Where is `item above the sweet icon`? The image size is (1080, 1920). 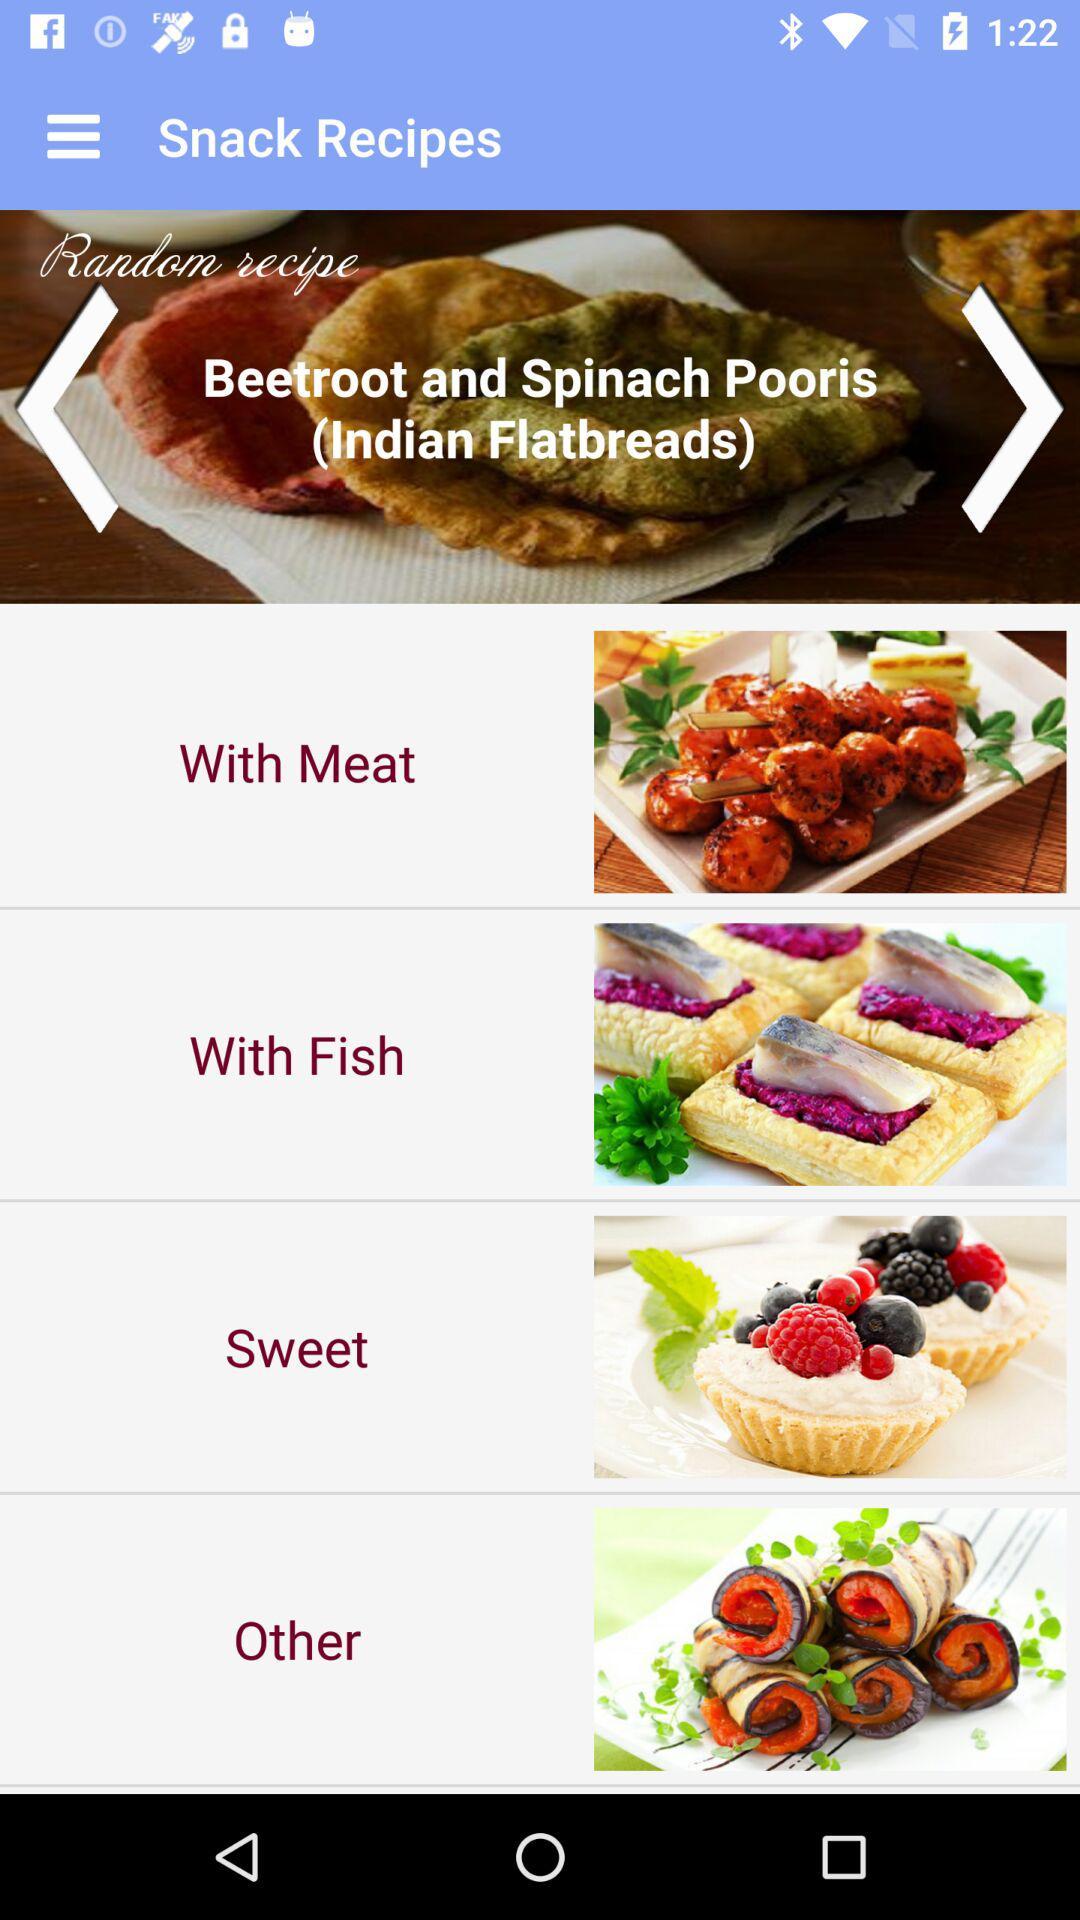 item above the sweet icon is located at coordinates (297, 1053).